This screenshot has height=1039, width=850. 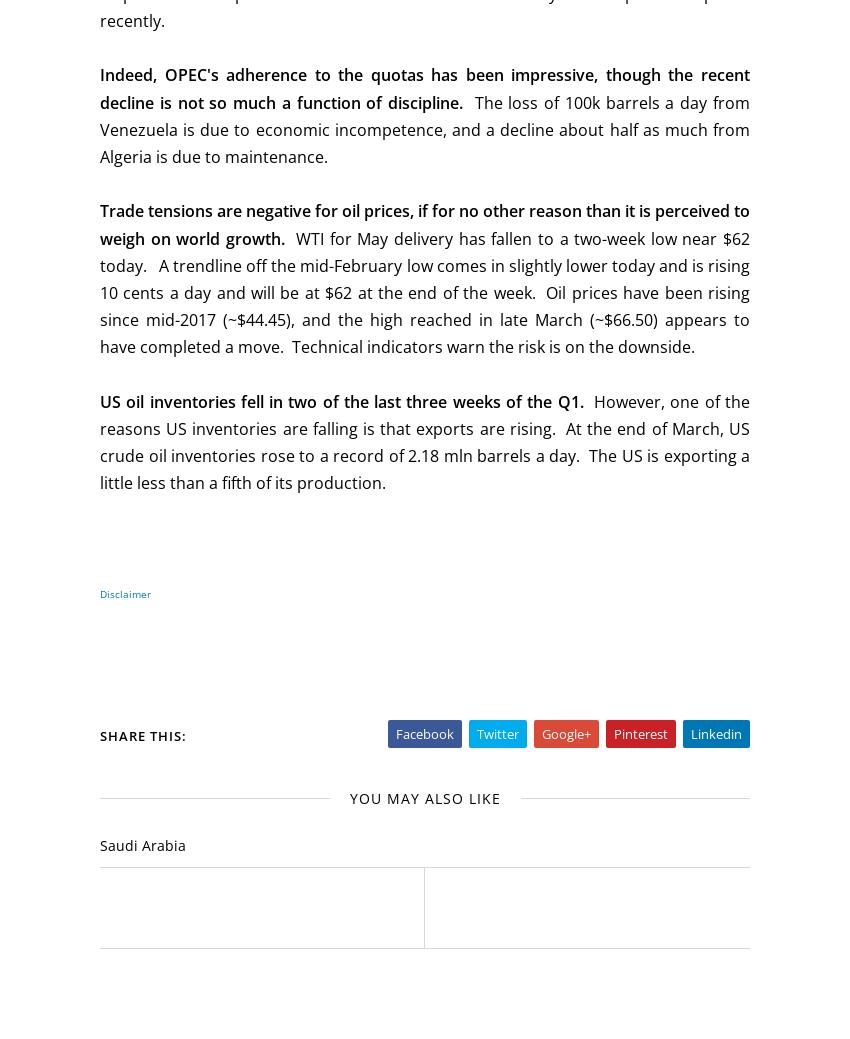 What do you see at coordinates (566, 732) in the screenshot?
I see `'Google+'` at bounding box center [566, 732].